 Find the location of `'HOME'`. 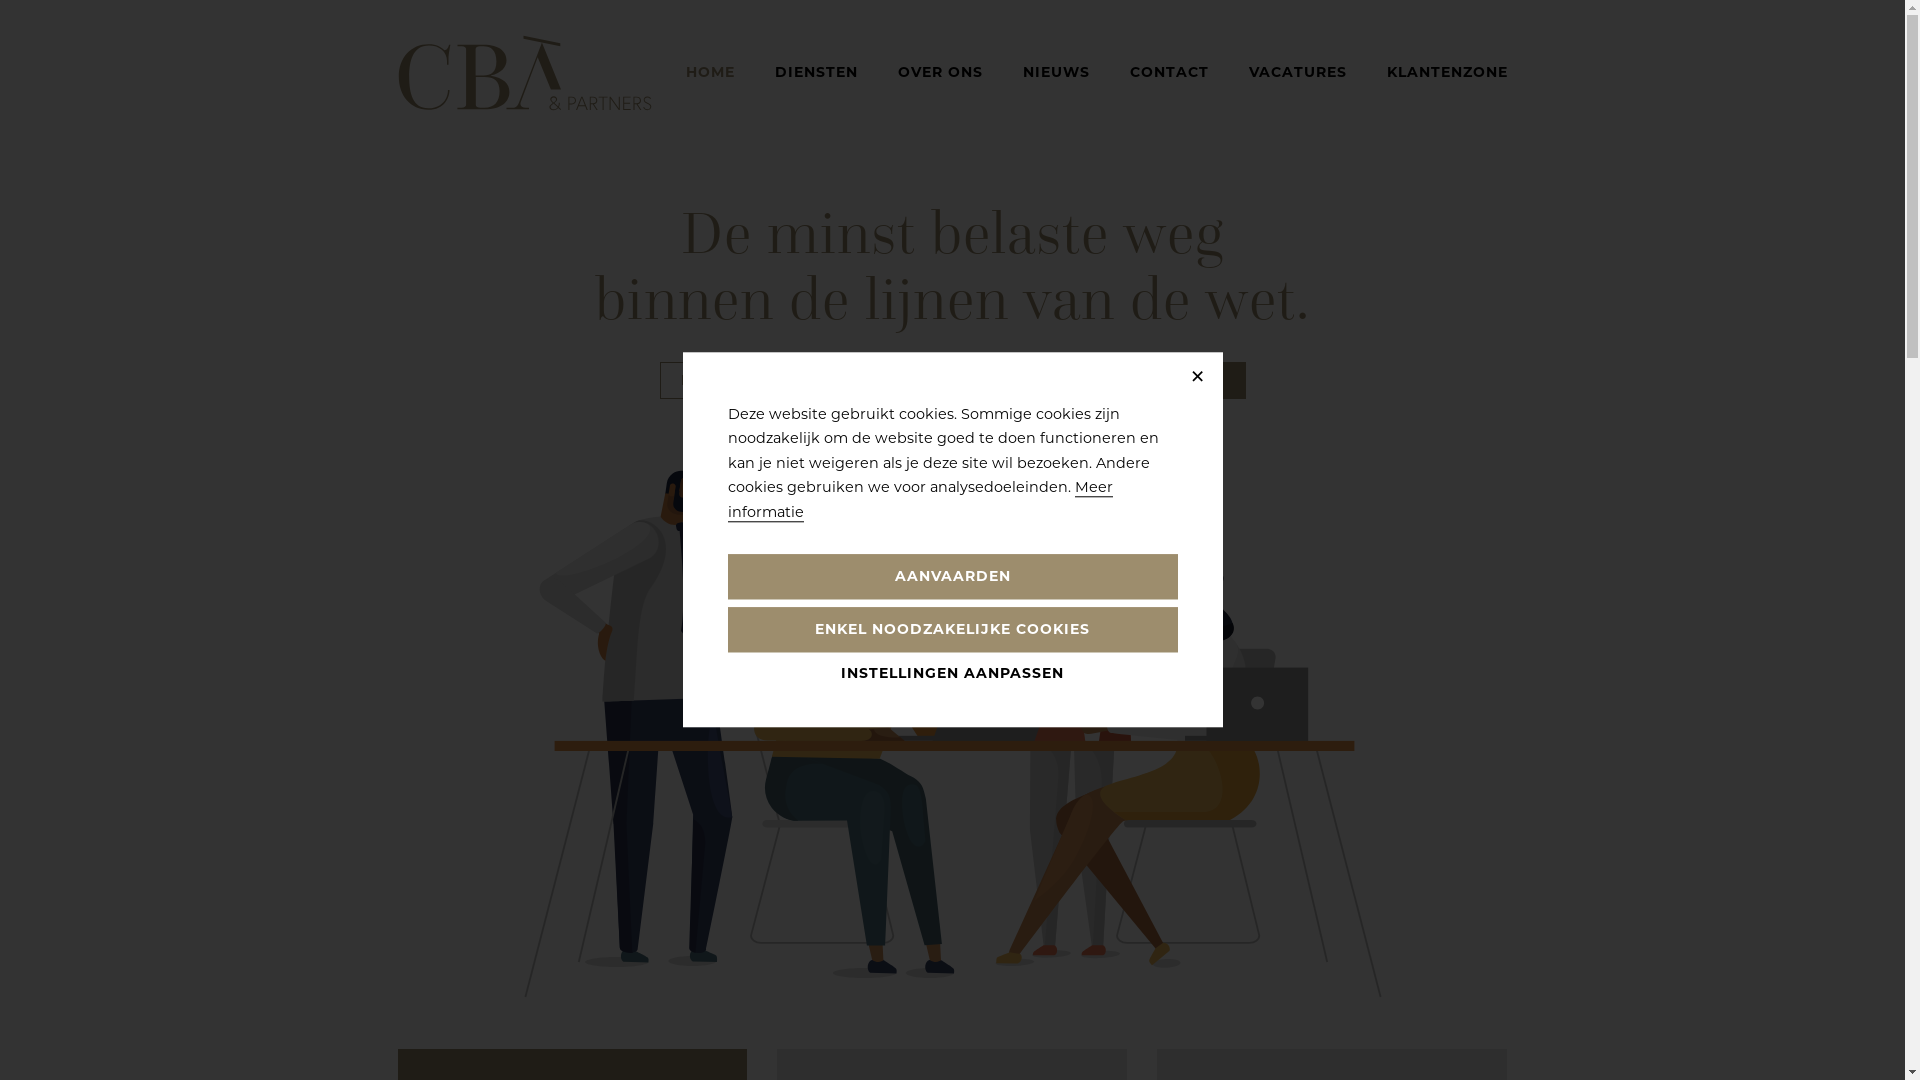

'HOME' is located at coordinates (710, 71).